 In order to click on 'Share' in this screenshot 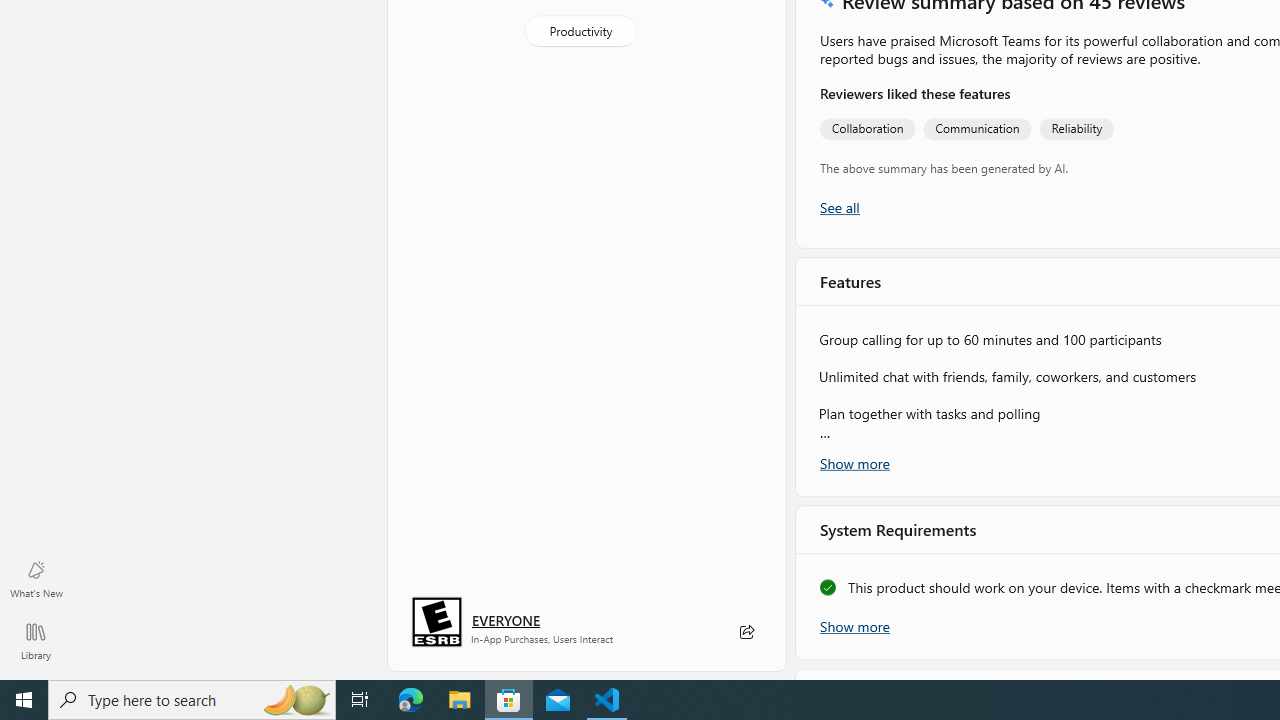, I will do `click(745, 632)`.